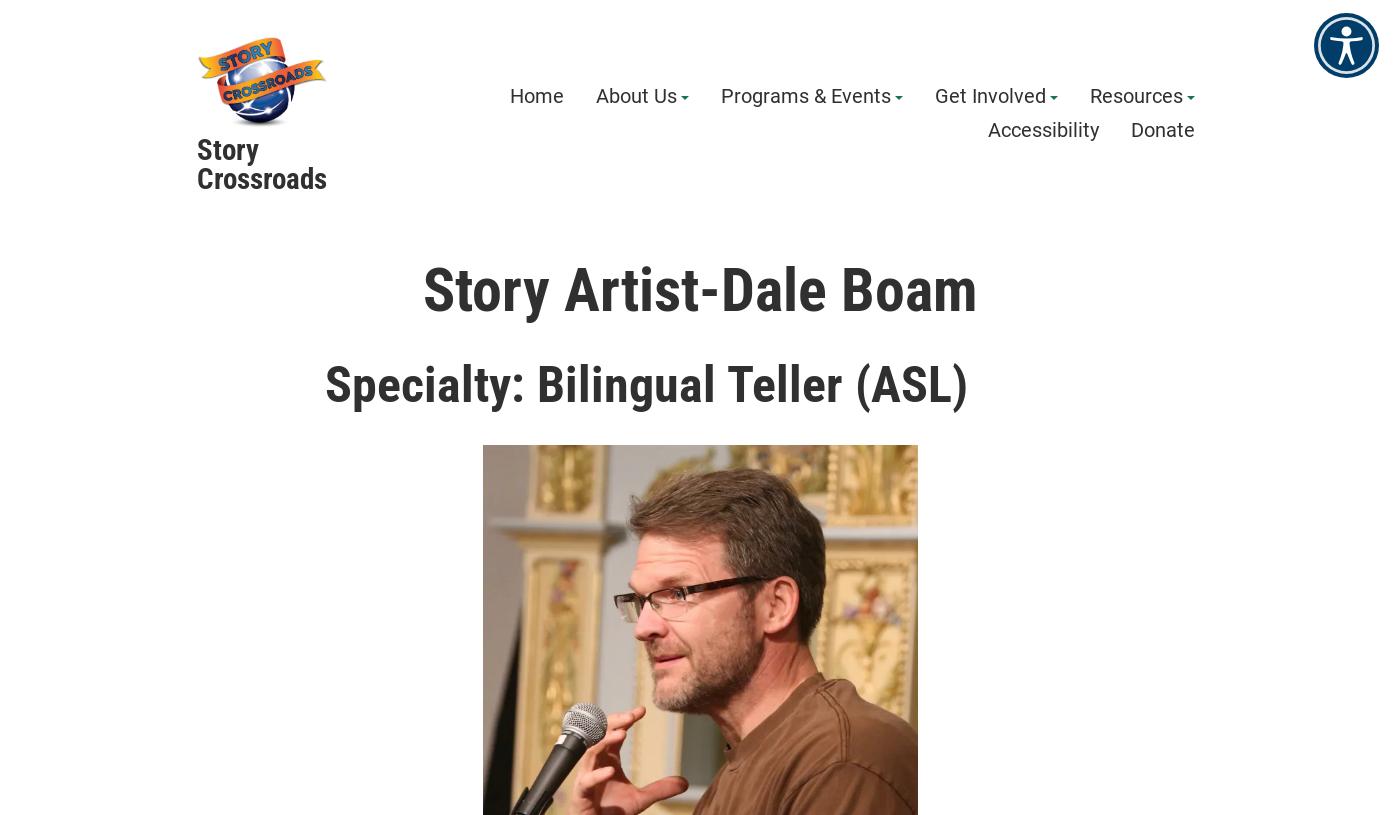 This screenshot has height=815, width=1400. I want to click on 'Story Artist-Dale Boam', so click(699, 288).